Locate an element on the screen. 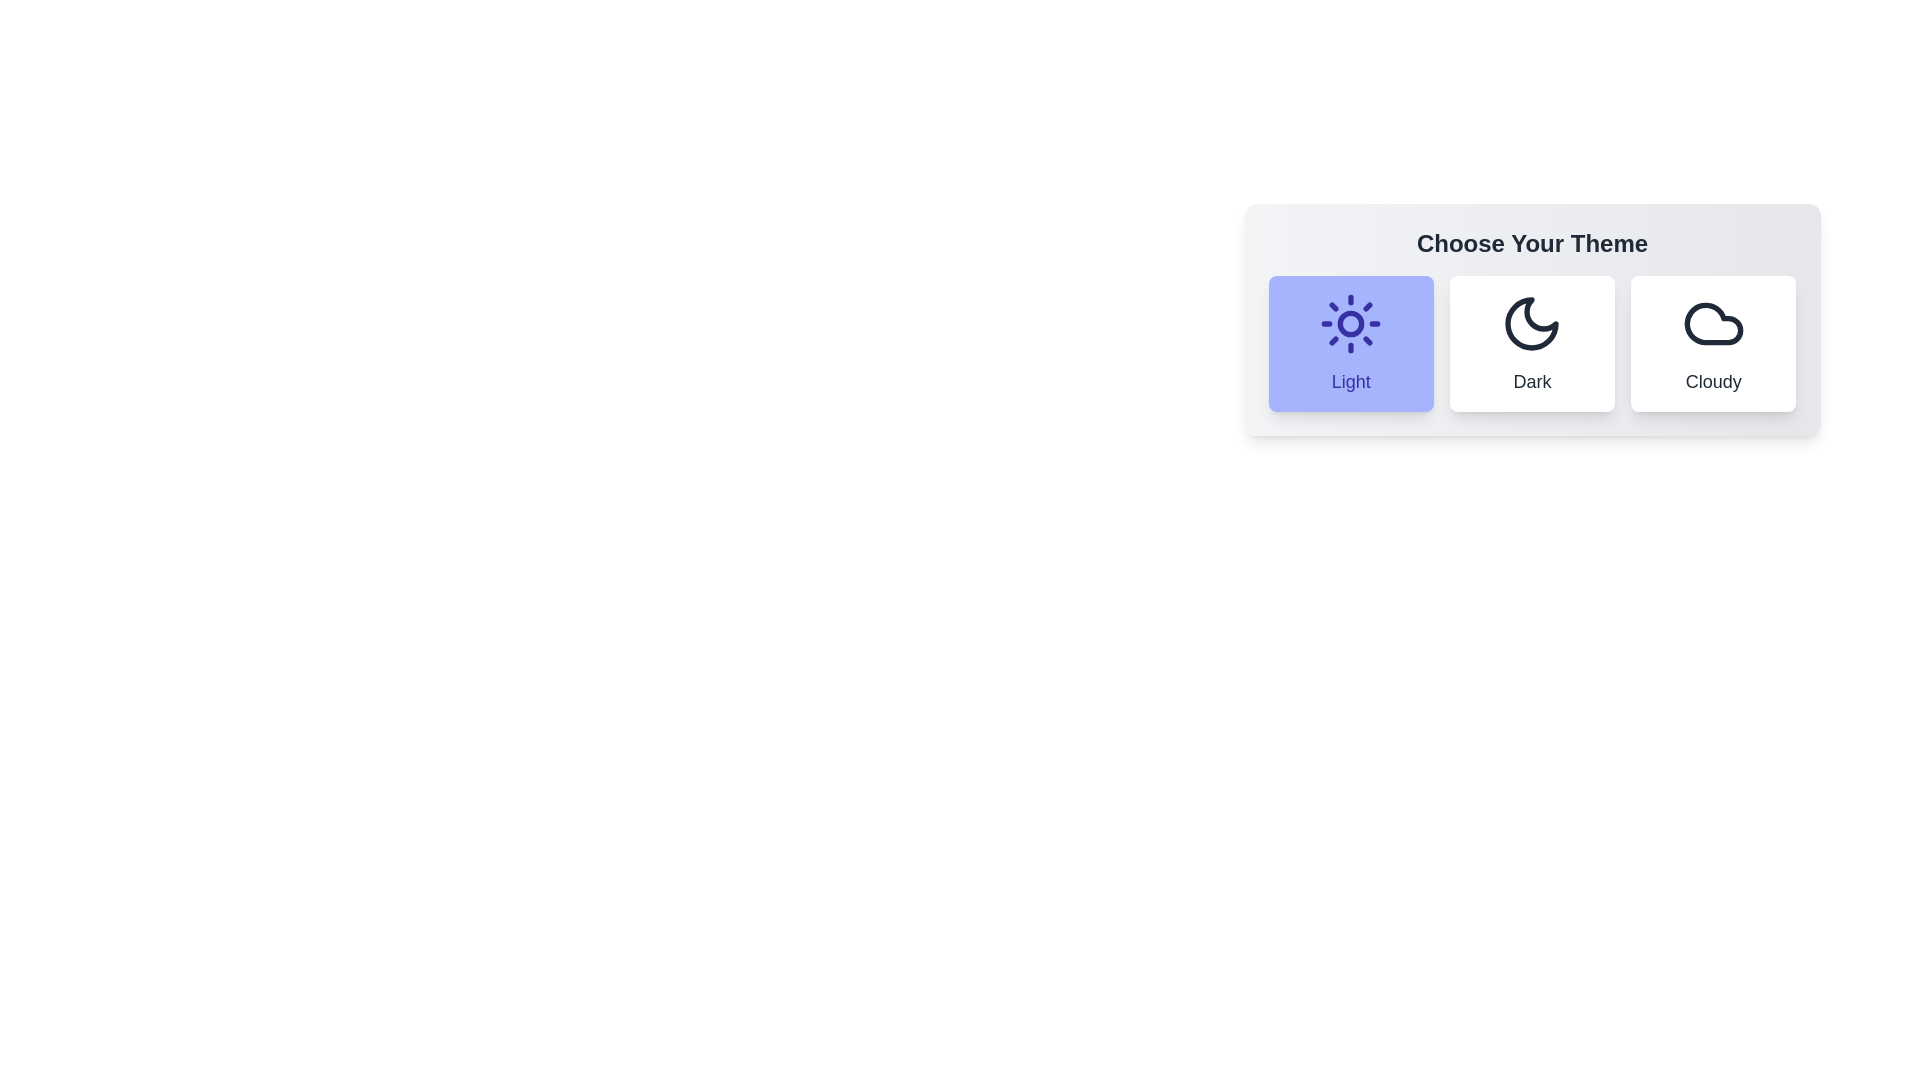 This screenshot has height=1080, width=1920. the 'Dark' button with a crescent moon icon in the 'Choose Your Theme' section is located at coordinates (1531, 342).